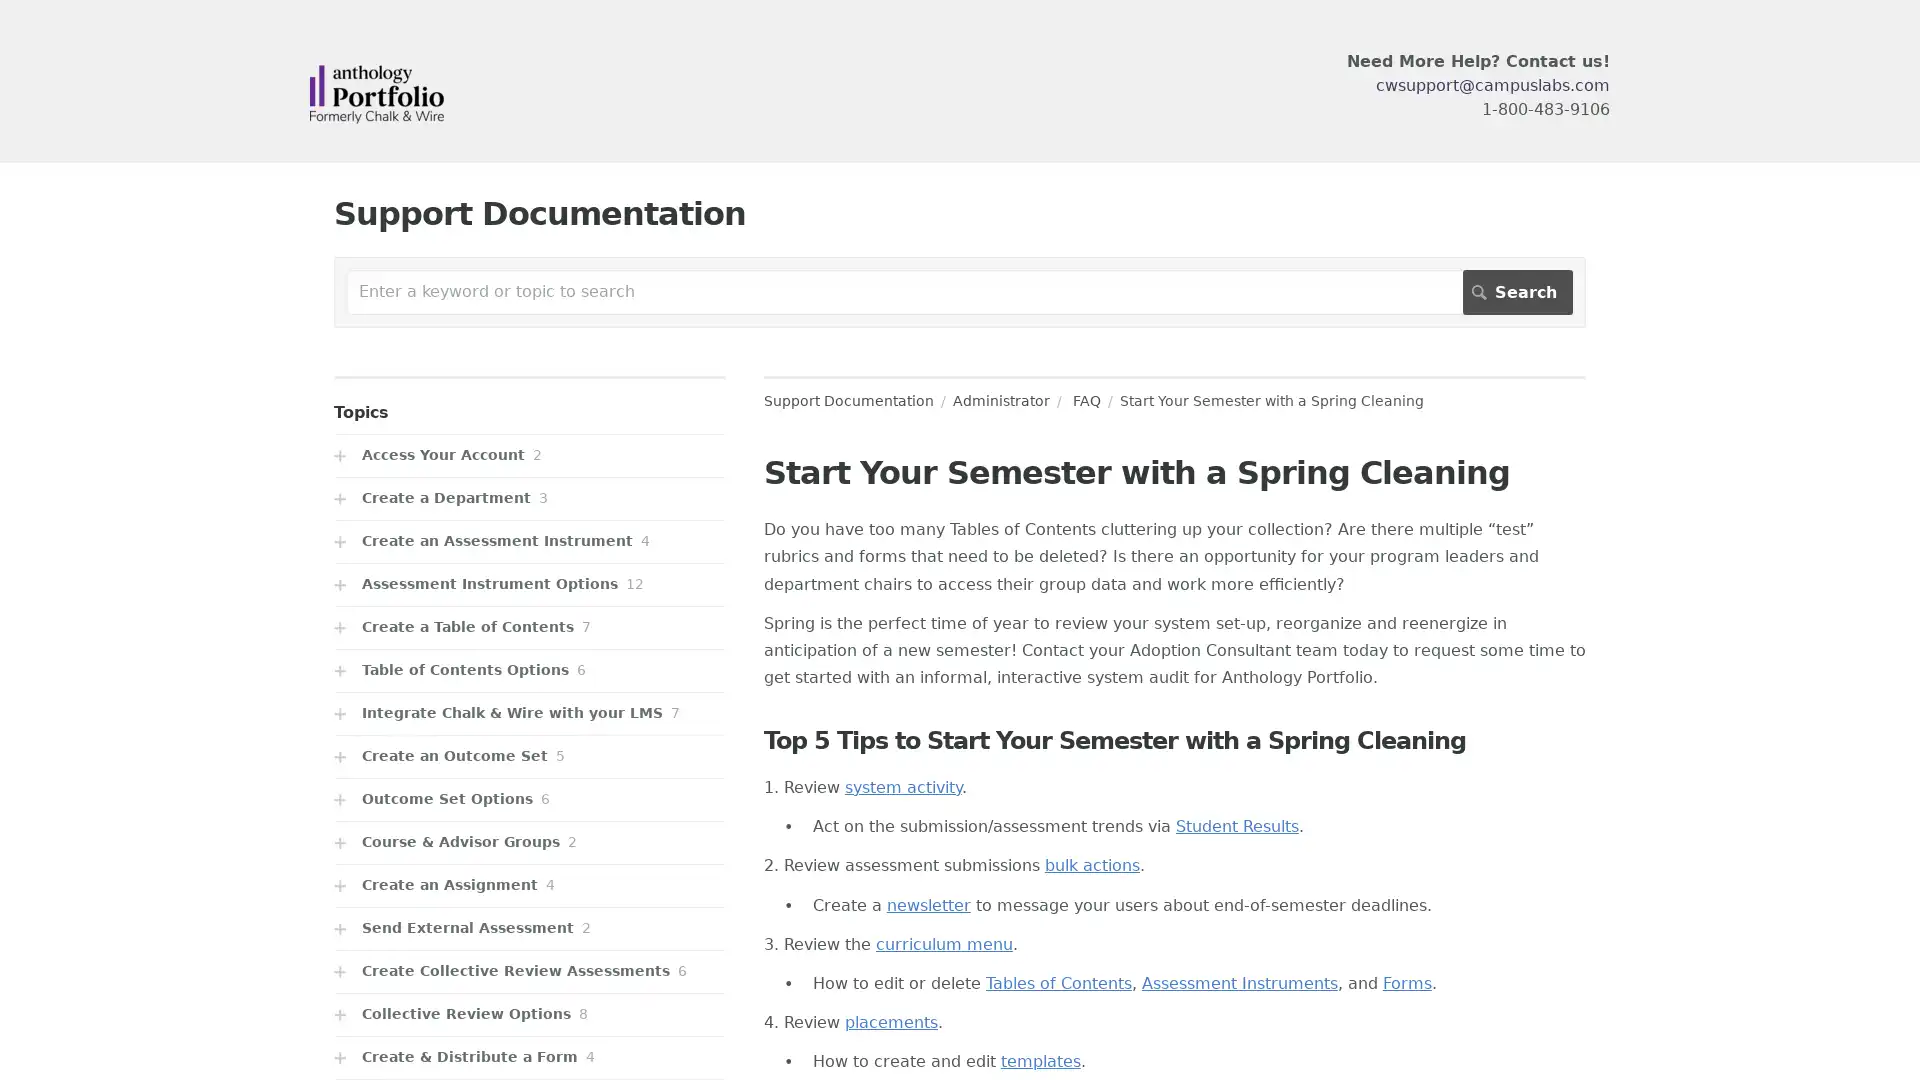 This screenshot has height=1080, width=1920. I want to click on Table of Contents Options 6, so click(529, 670).